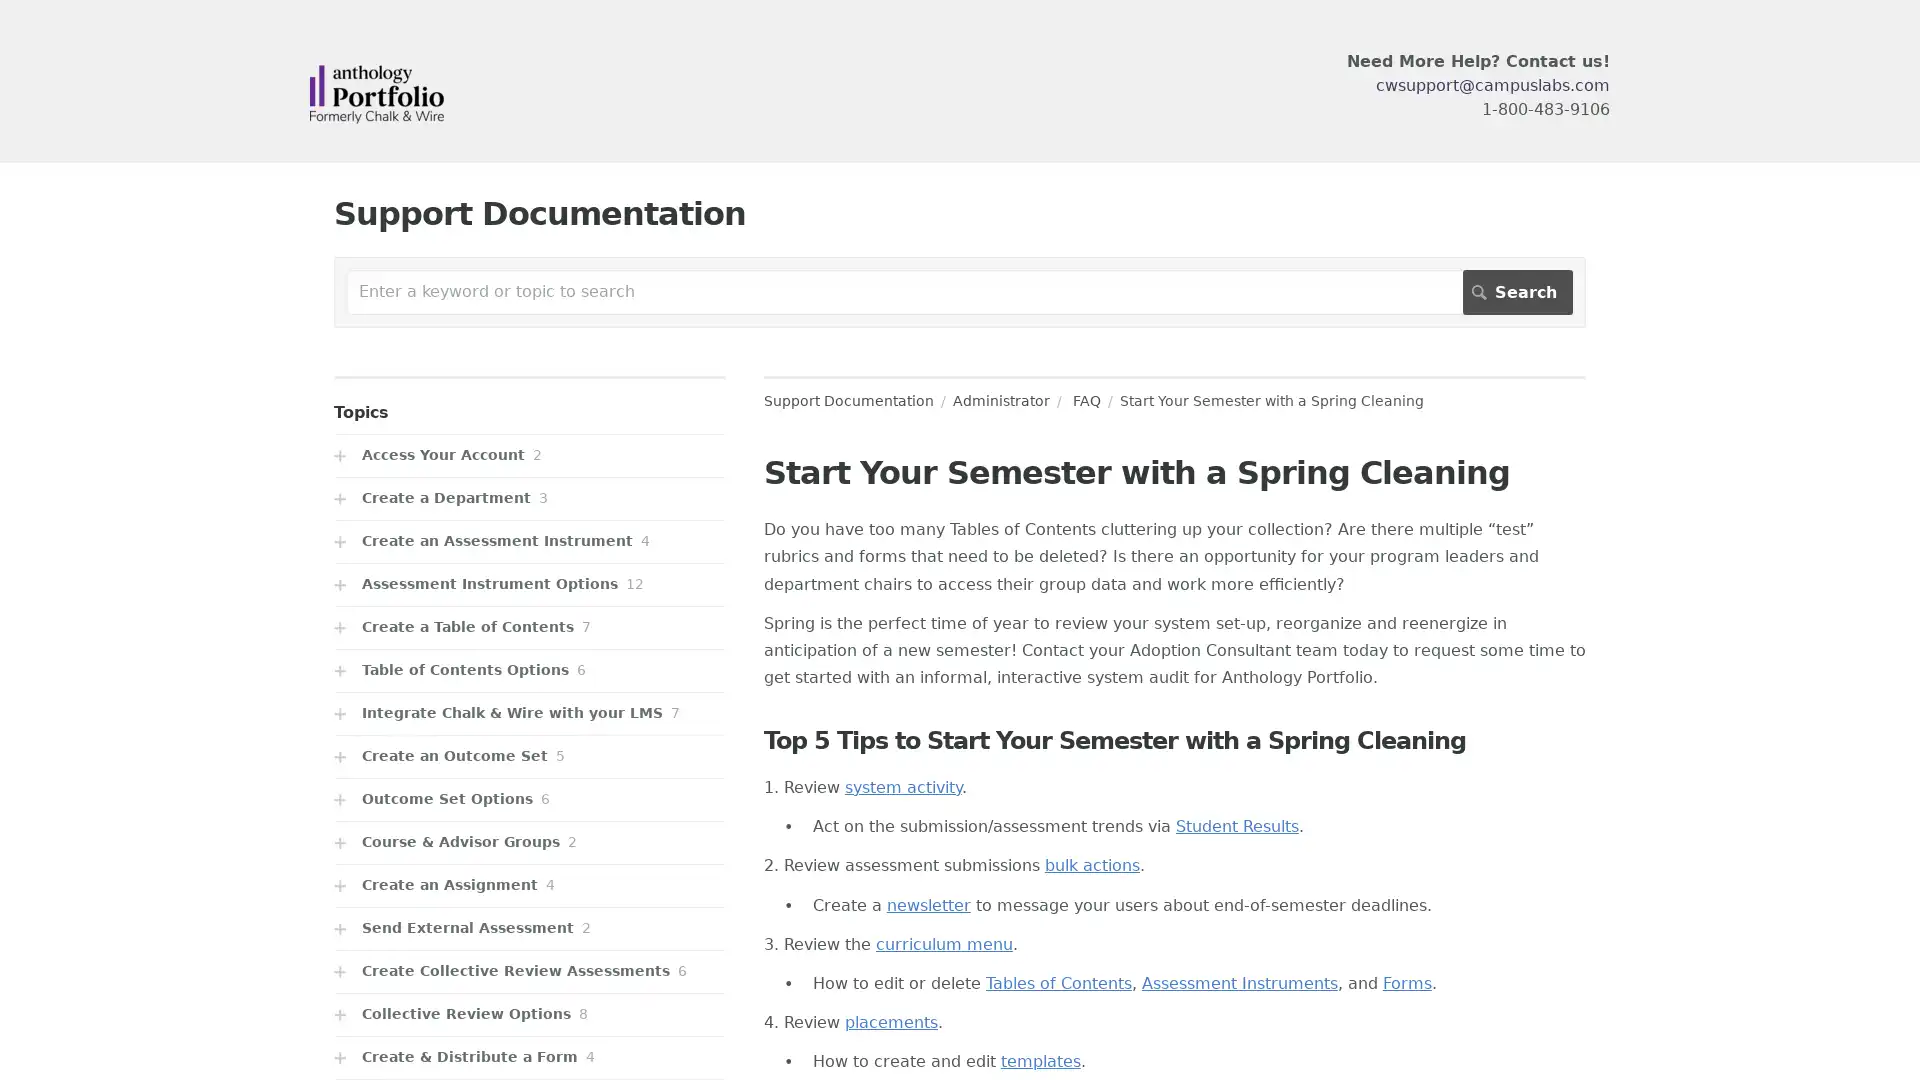 This screenshot has height=1080, width=1920. I want to click on Table of Contents Options 6, so click(529, 670).